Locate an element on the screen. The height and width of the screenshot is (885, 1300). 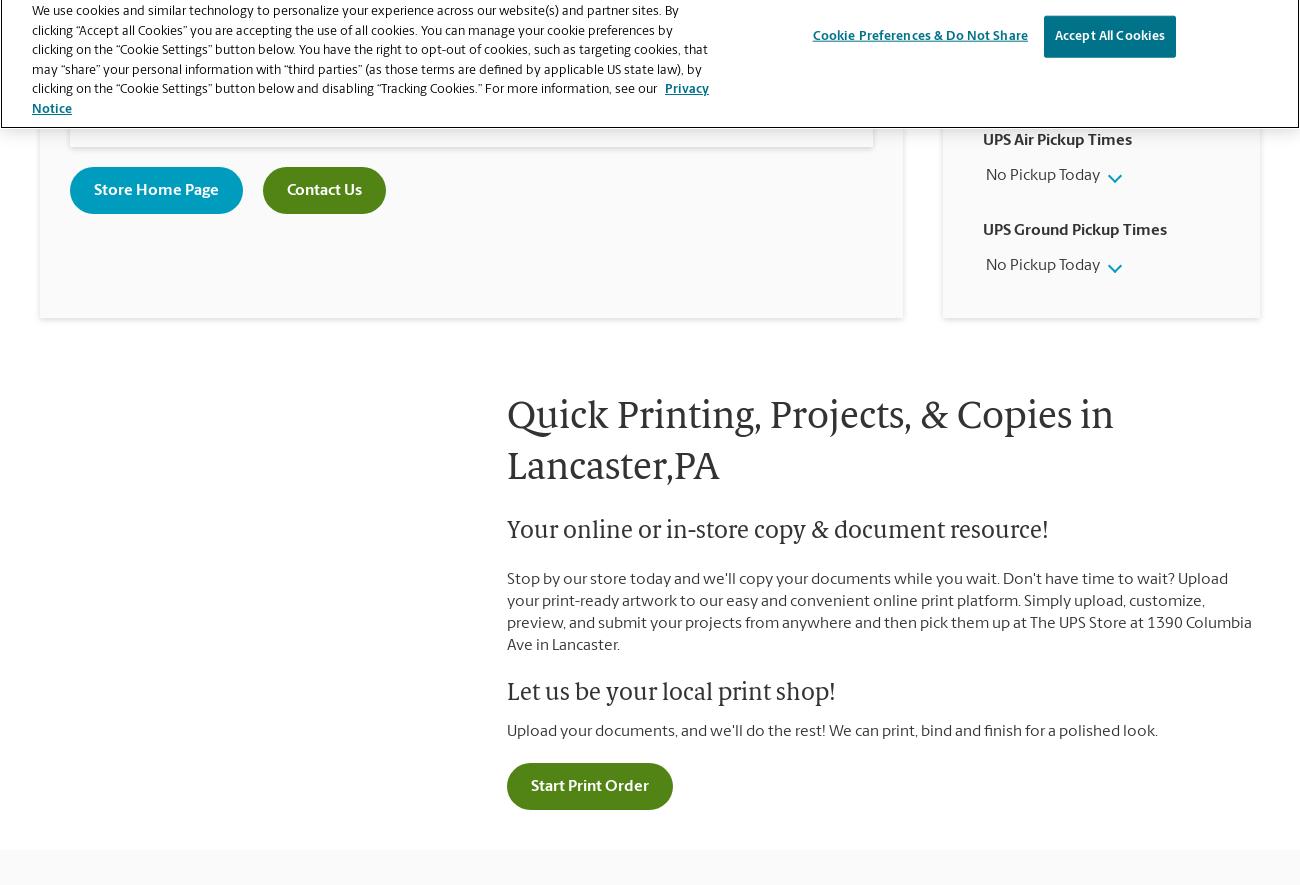
'UPS Ground Pickup Times' is located at coordinates (982, 229).